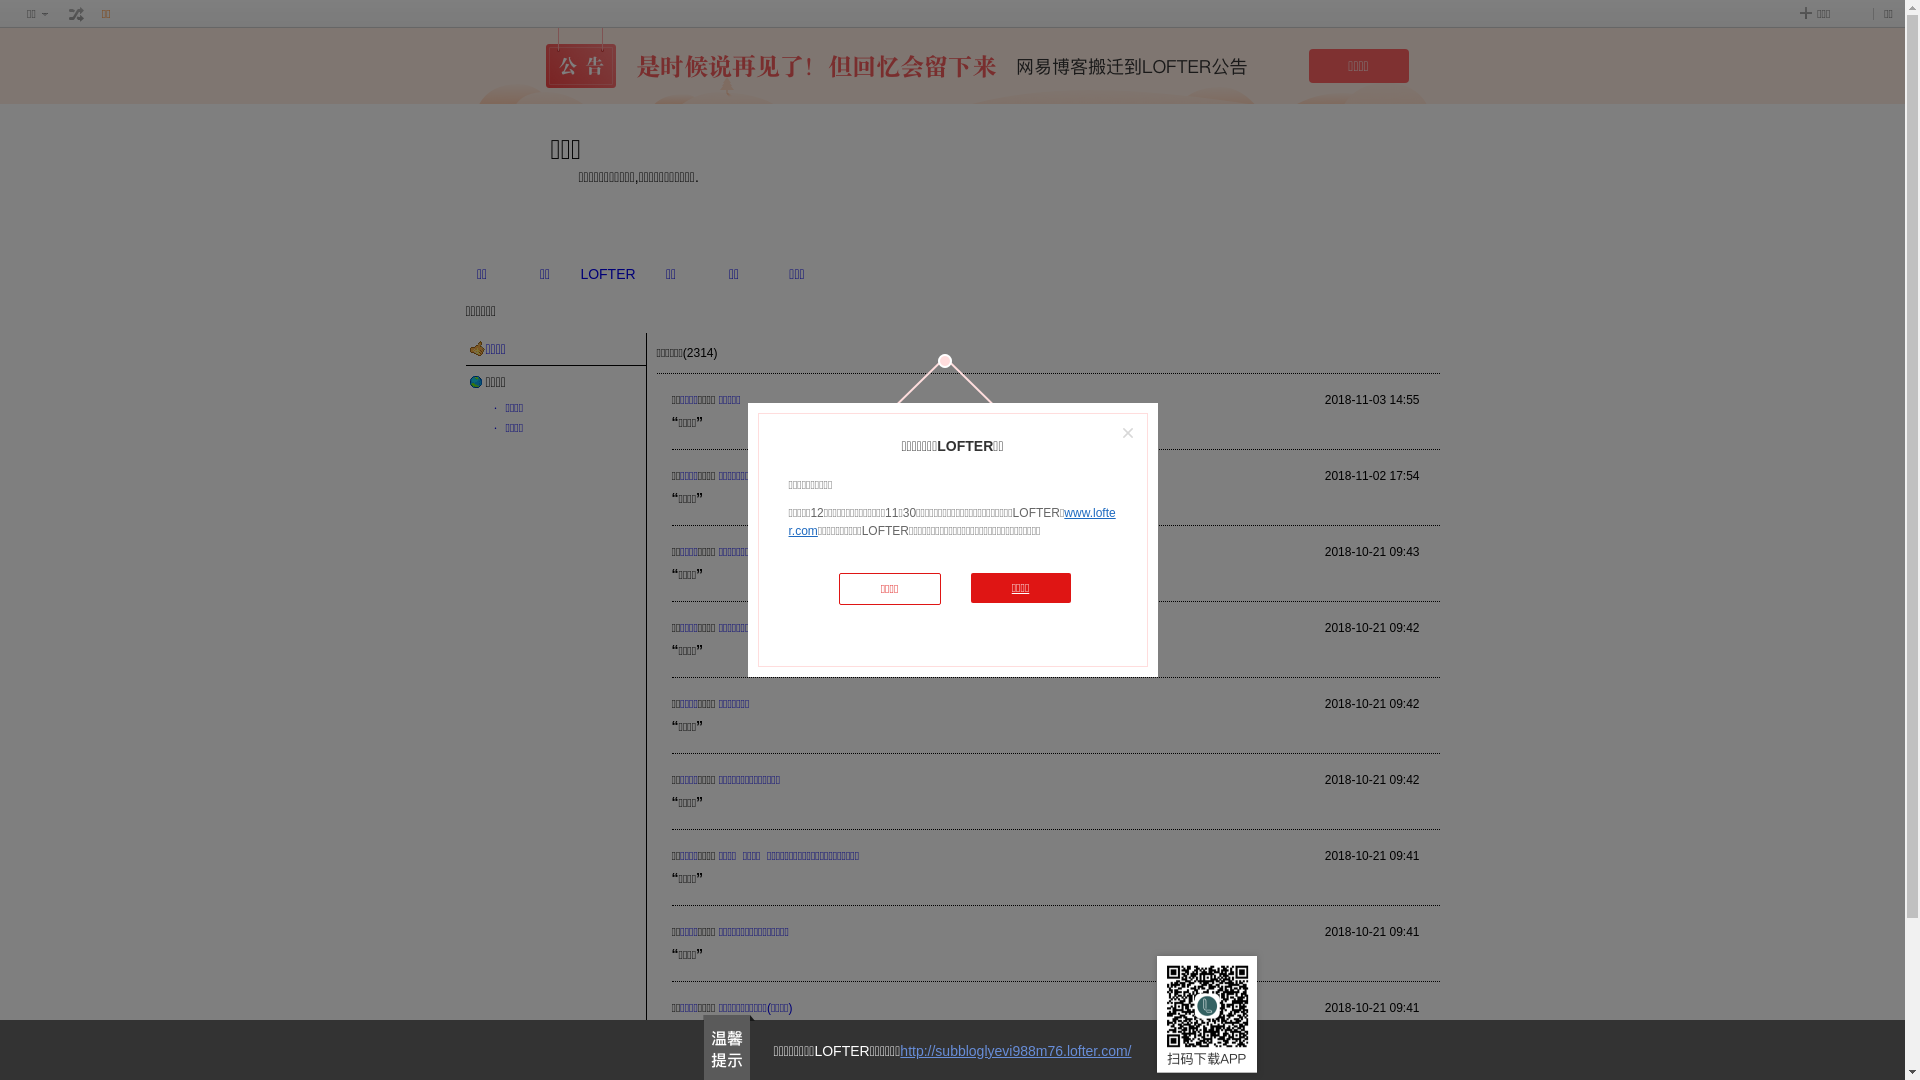 The height and width of the screenshot is (1080, 1920). I want to click on 'LOFTER', so click(606, 273).